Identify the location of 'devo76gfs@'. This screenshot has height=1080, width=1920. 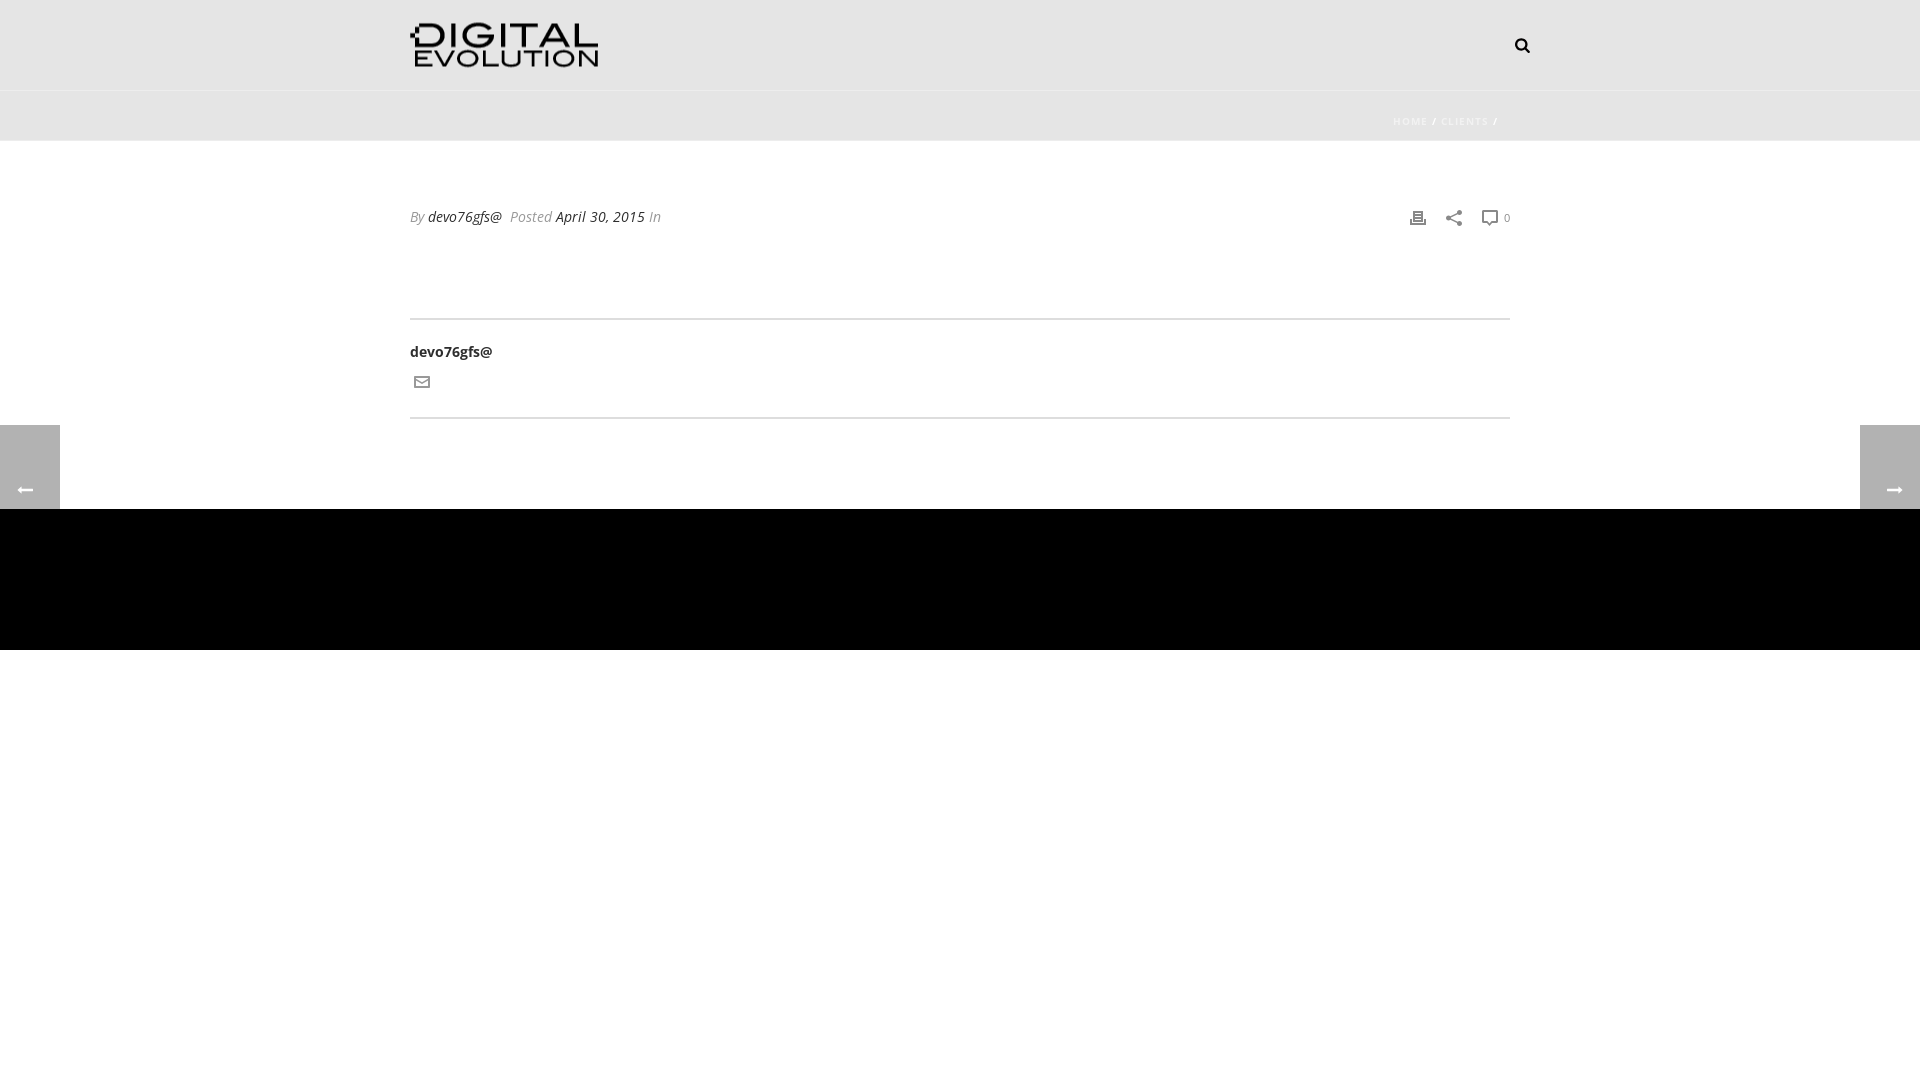
(464, 216).